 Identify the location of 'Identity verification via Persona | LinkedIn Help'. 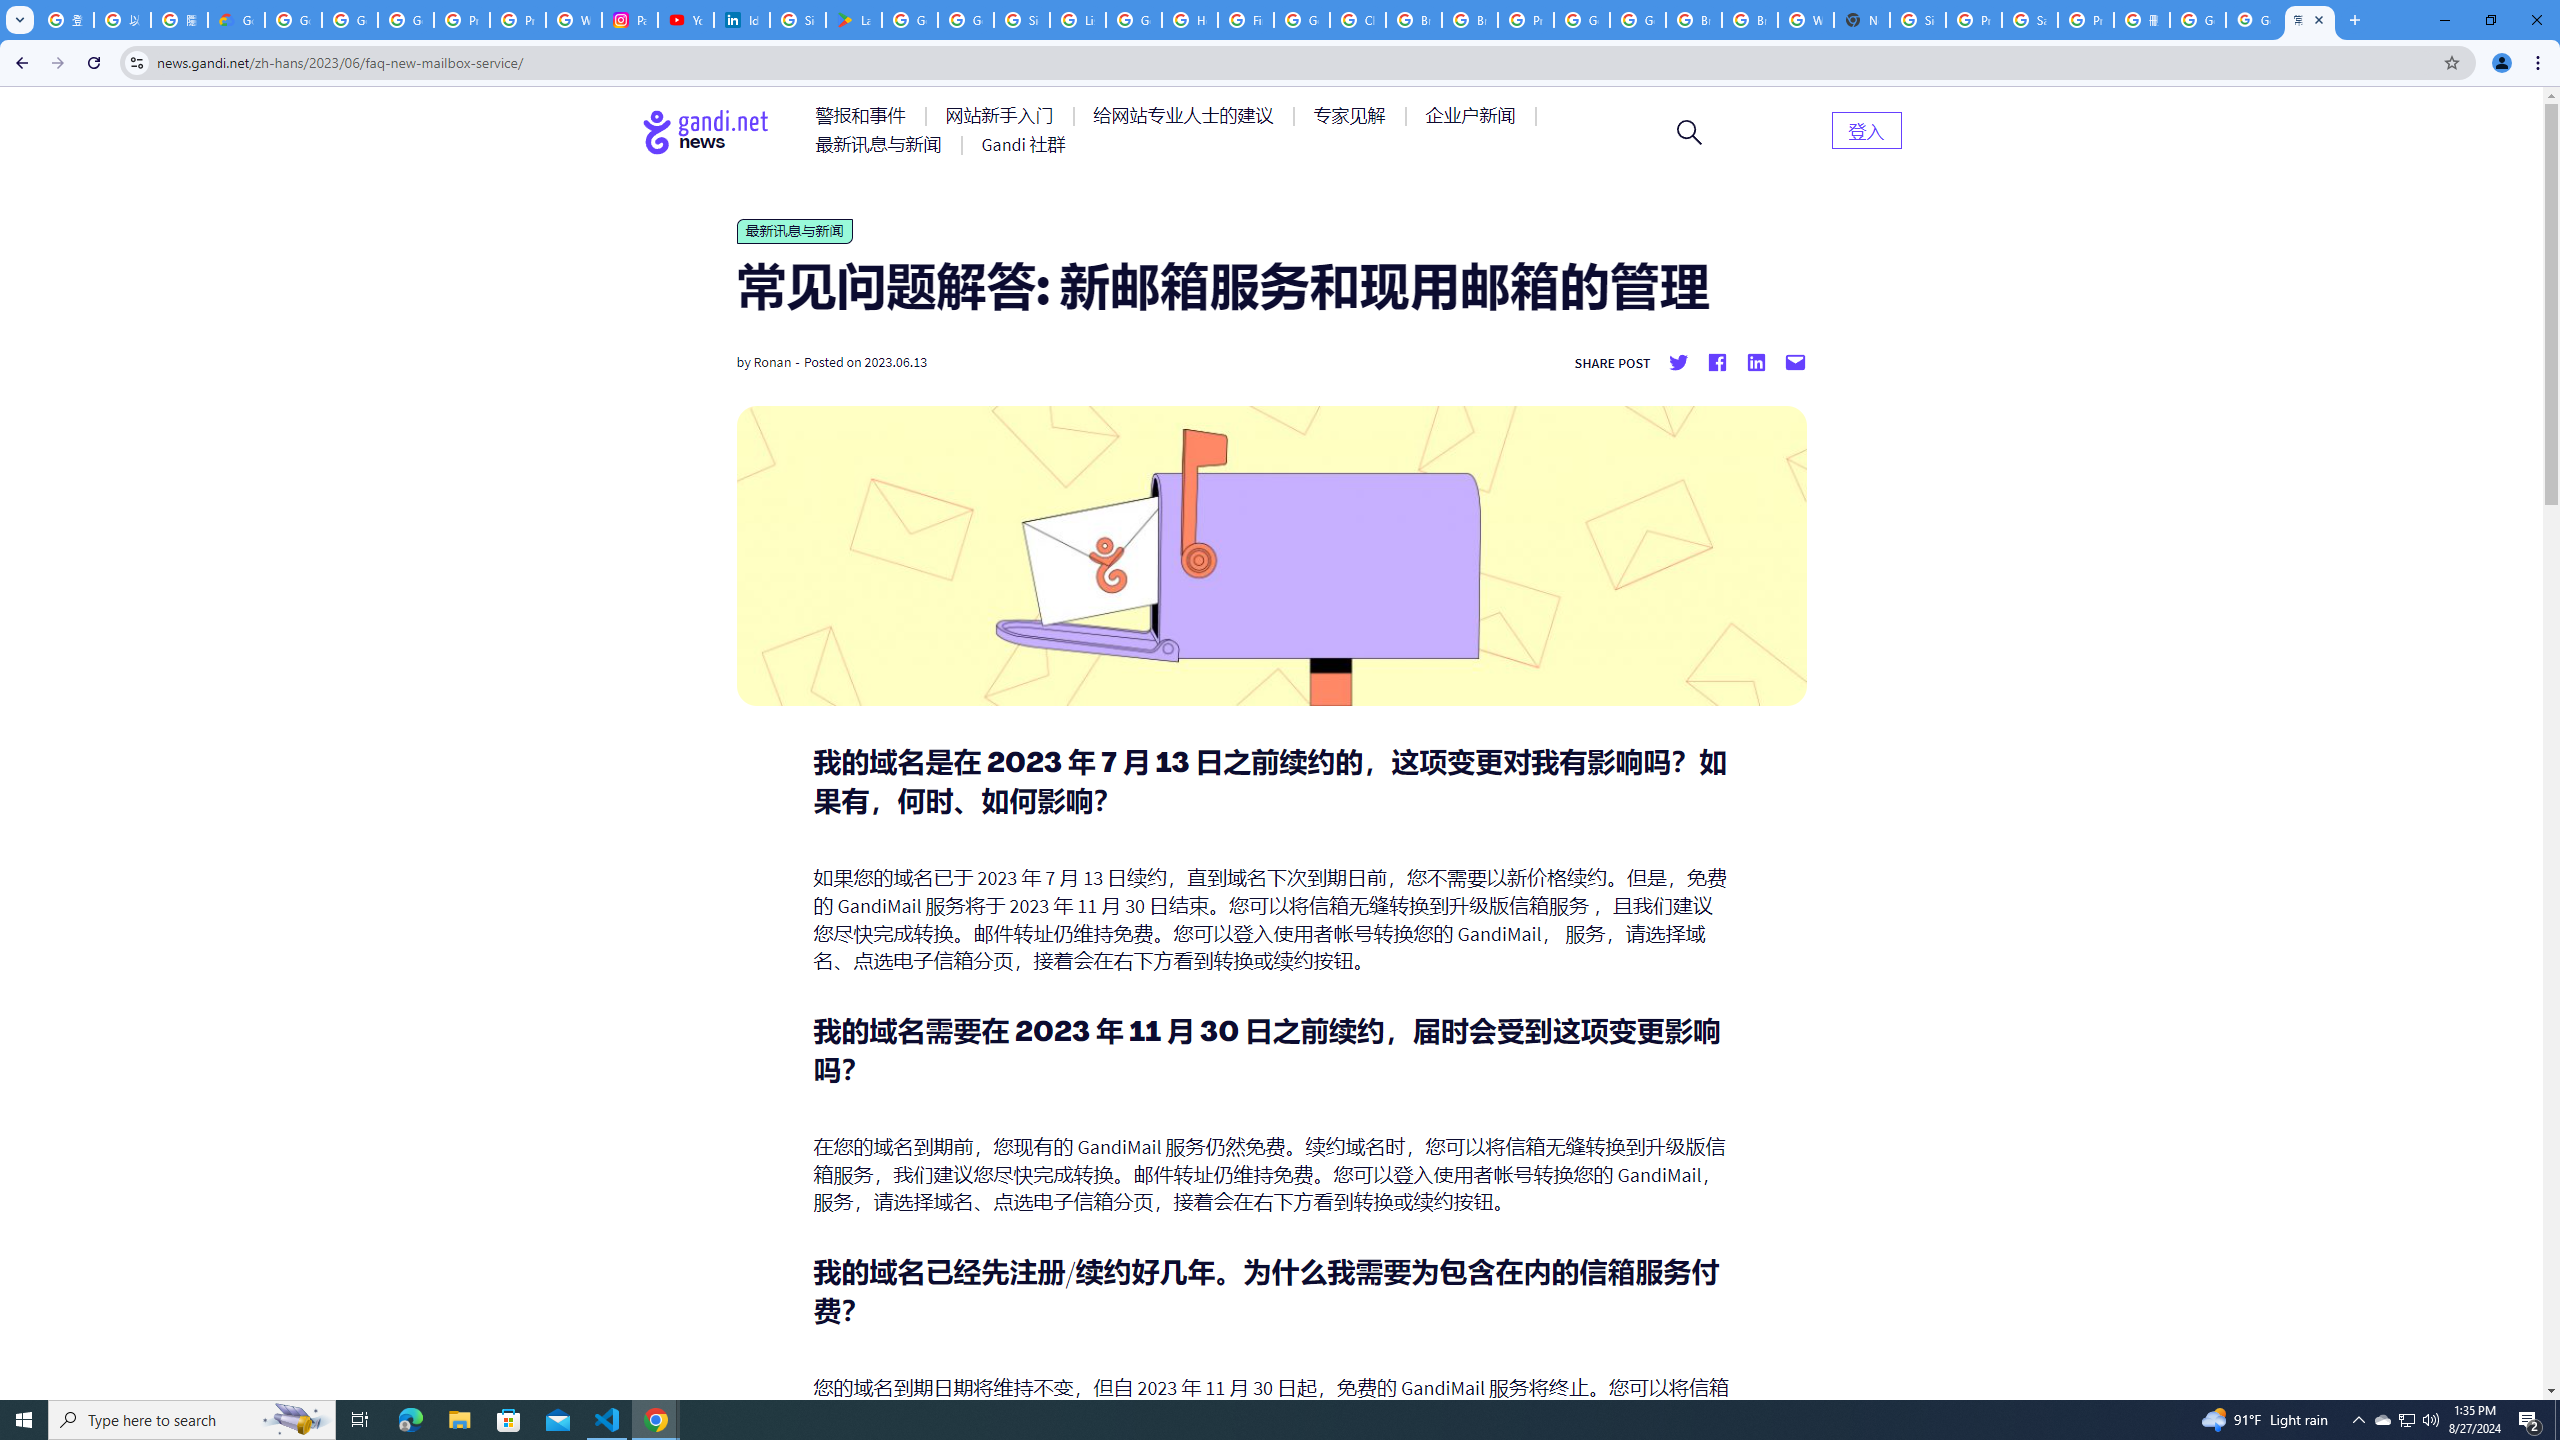
(741, 19).